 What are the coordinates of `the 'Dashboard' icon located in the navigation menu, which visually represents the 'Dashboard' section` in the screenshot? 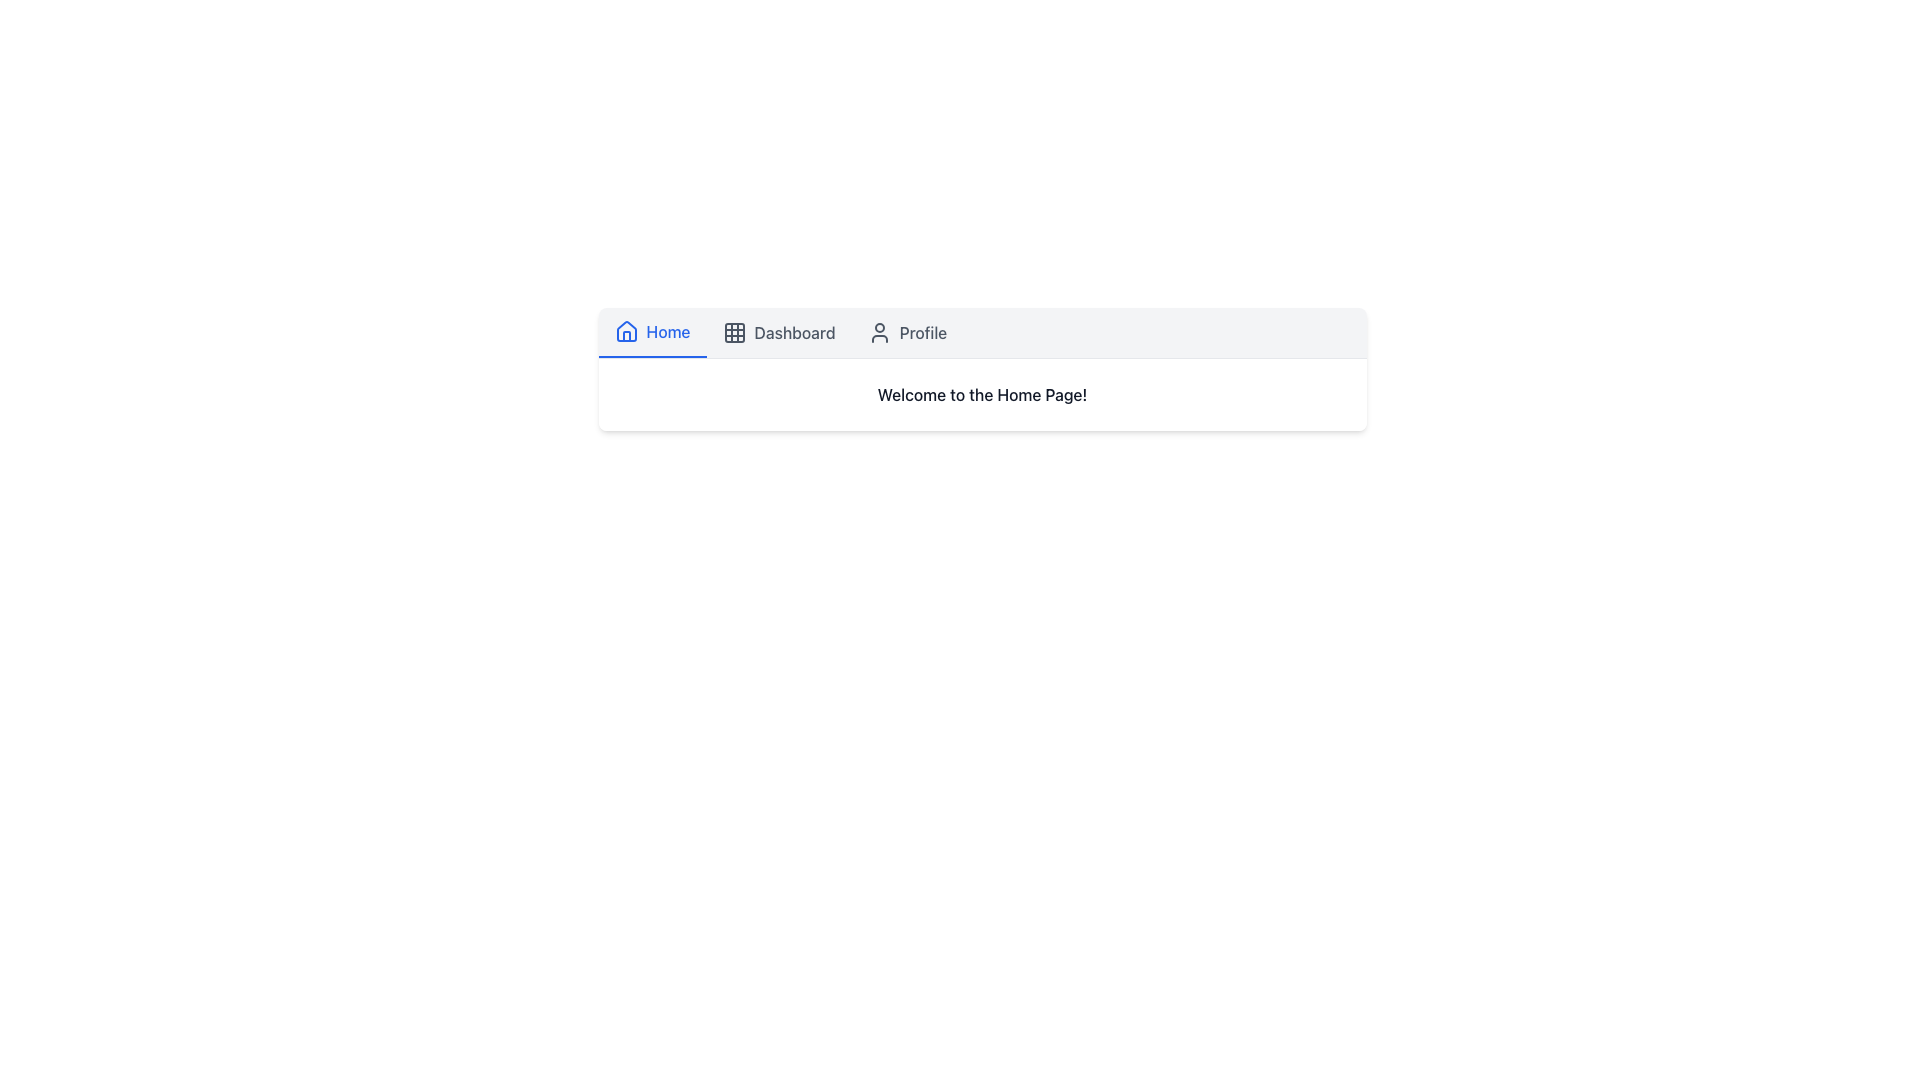 It's located at (733, 331).